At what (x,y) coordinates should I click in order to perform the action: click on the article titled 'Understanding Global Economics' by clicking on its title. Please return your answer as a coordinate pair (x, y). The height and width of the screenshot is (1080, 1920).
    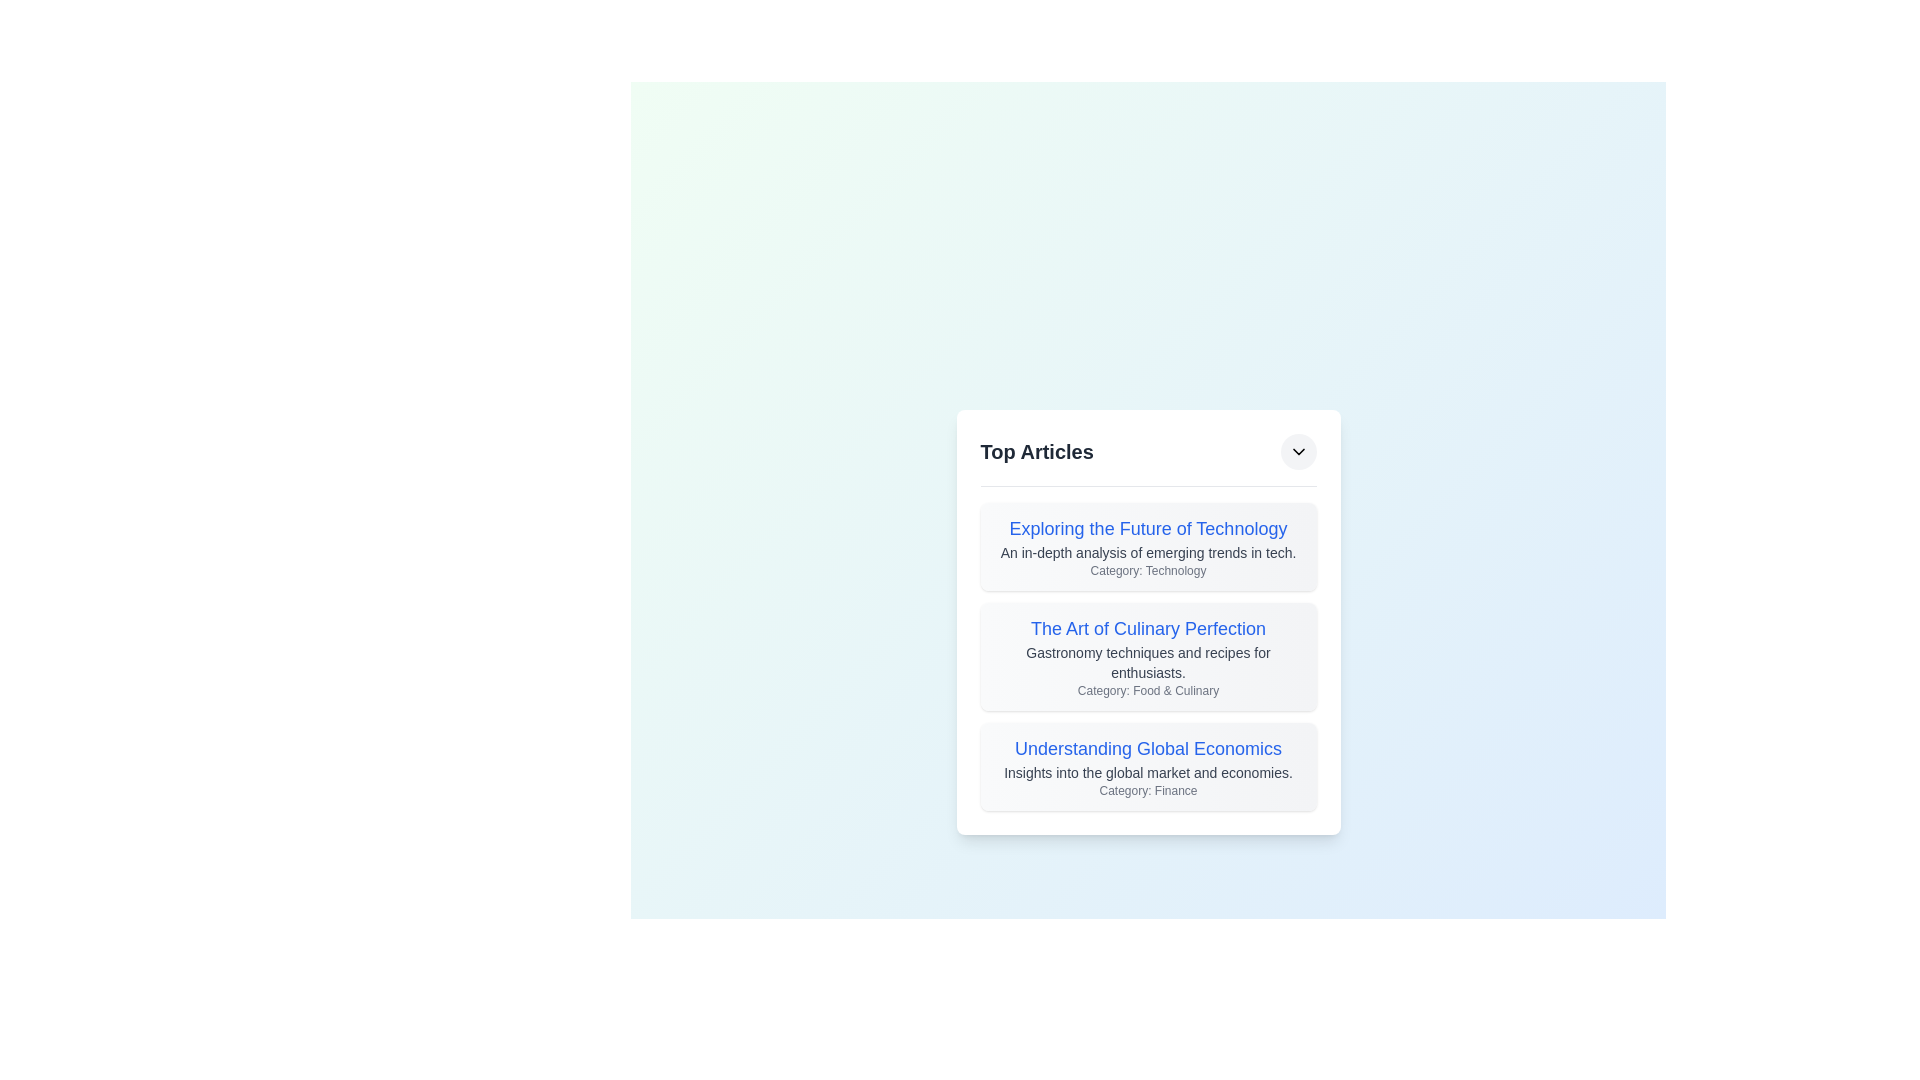
    Looking at the image, I should click on (1148, 748).